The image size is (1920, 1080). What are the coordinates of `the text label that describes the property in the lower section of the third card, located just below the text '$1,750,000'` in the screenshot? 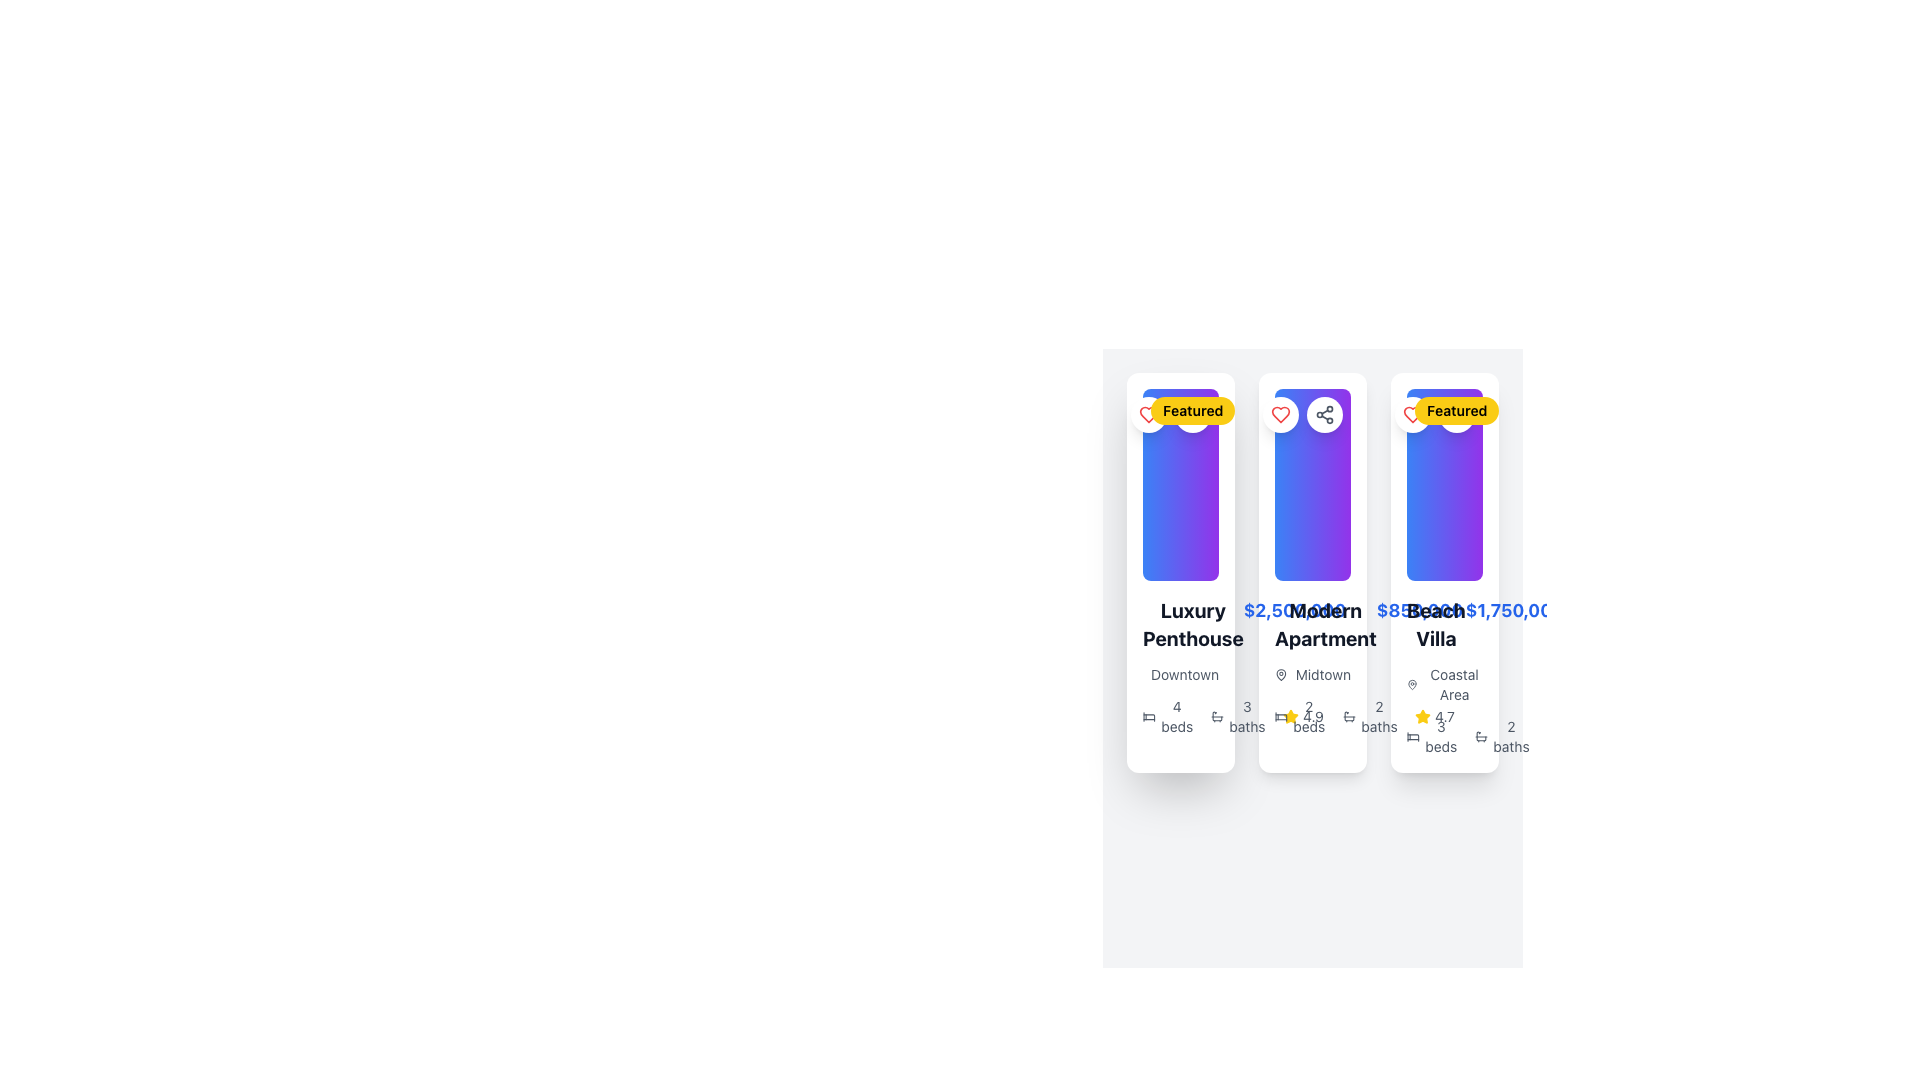 It's located at (1435, 623).